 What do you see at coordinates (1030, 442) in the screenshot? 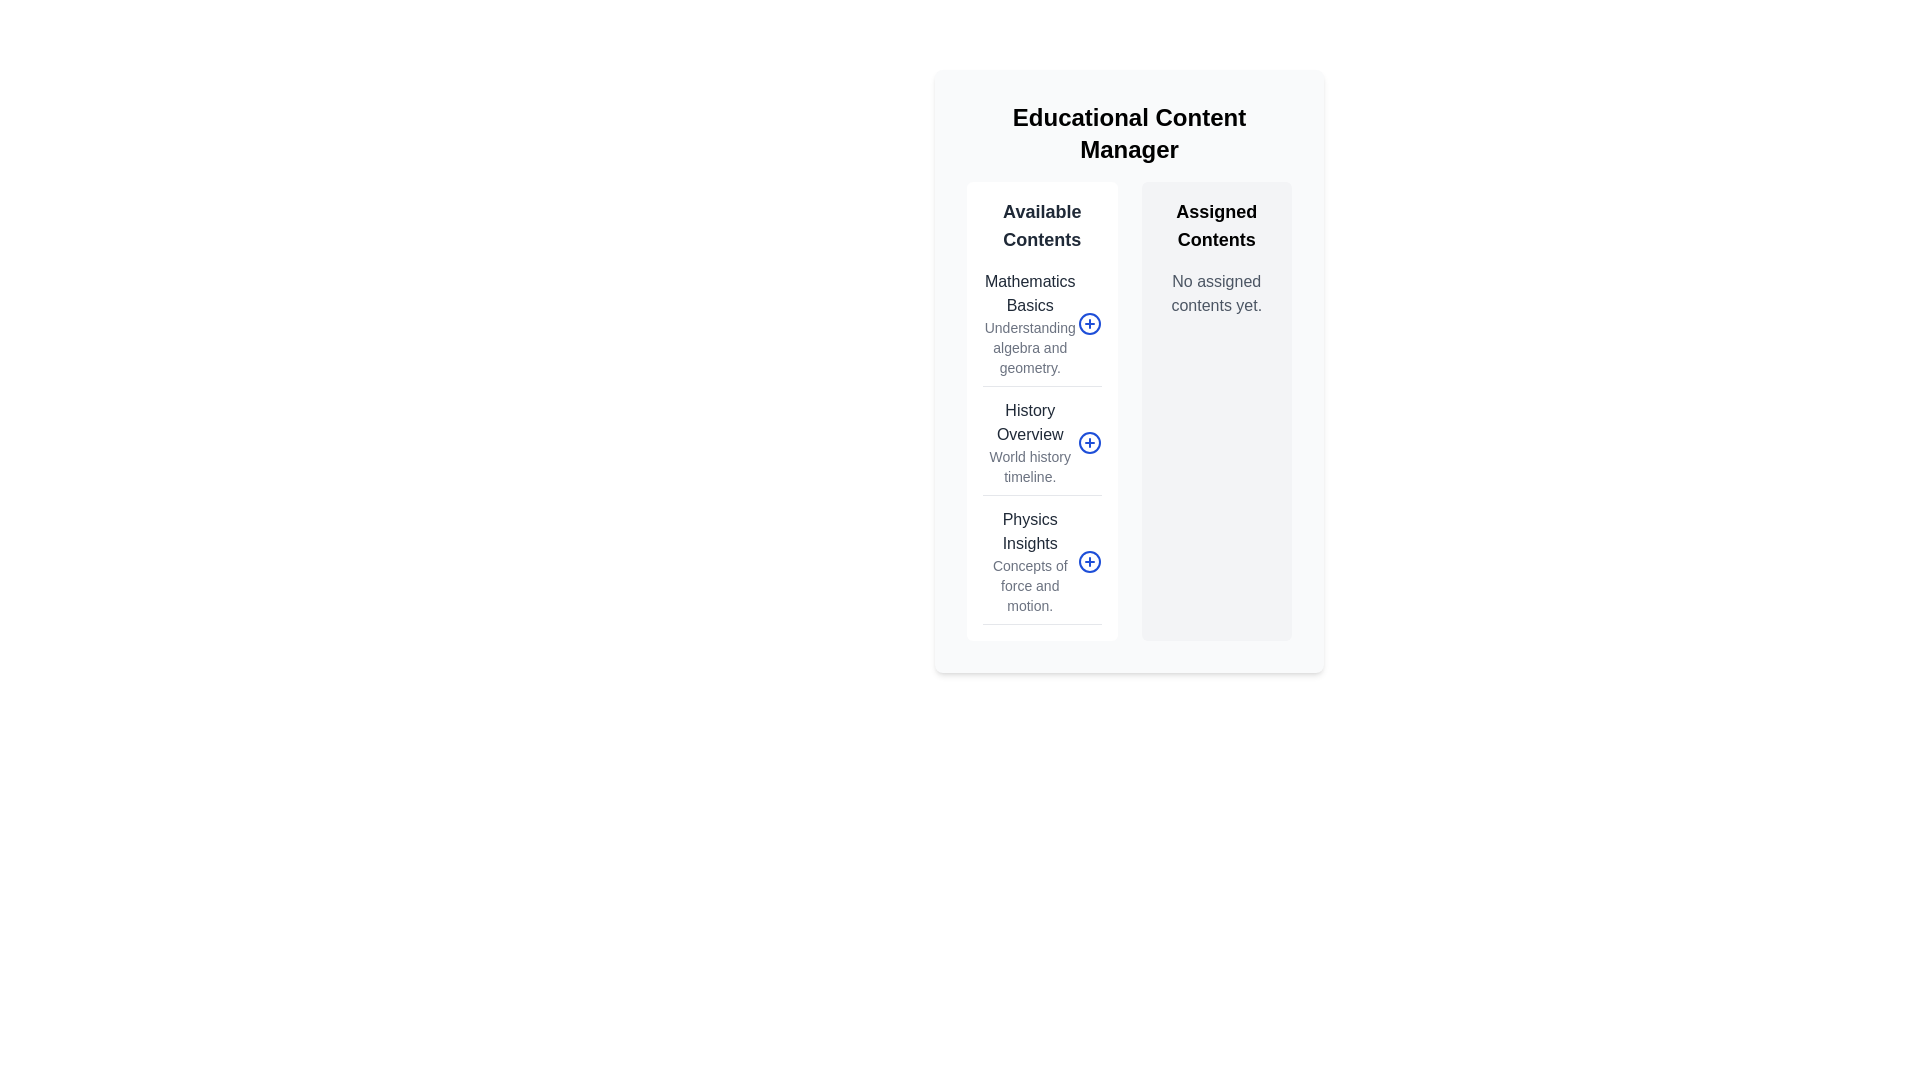
I see `text block titled 'History Overview' which contains the subheading 'World history timeline.' This block is located in the 'Available Contents' section, between 'Mathematics Basics' and 'Physics Insights'` at bounding box center [1030, 442].